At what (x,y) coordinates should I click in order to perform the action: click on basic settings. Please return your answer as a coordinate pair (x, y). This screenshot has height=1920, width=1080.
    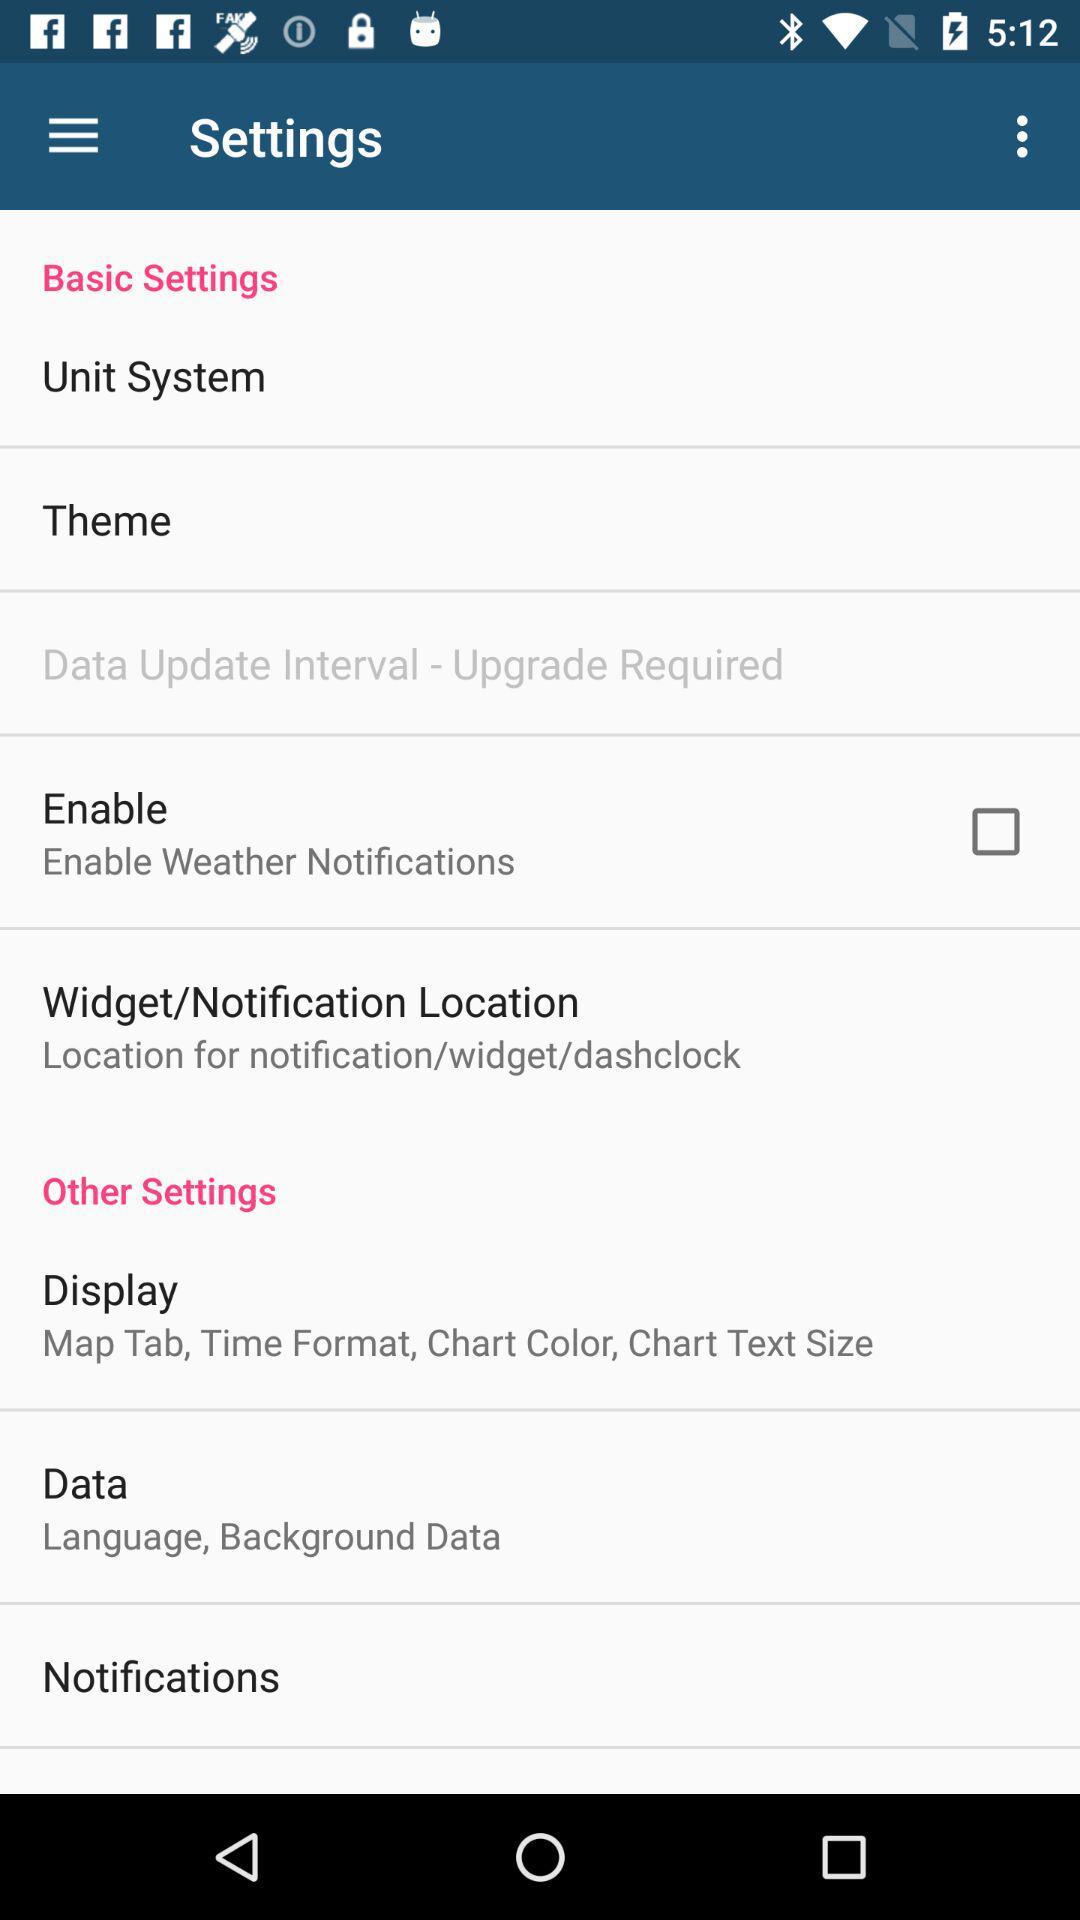
    Looking at the image, I should click on (540, 254).